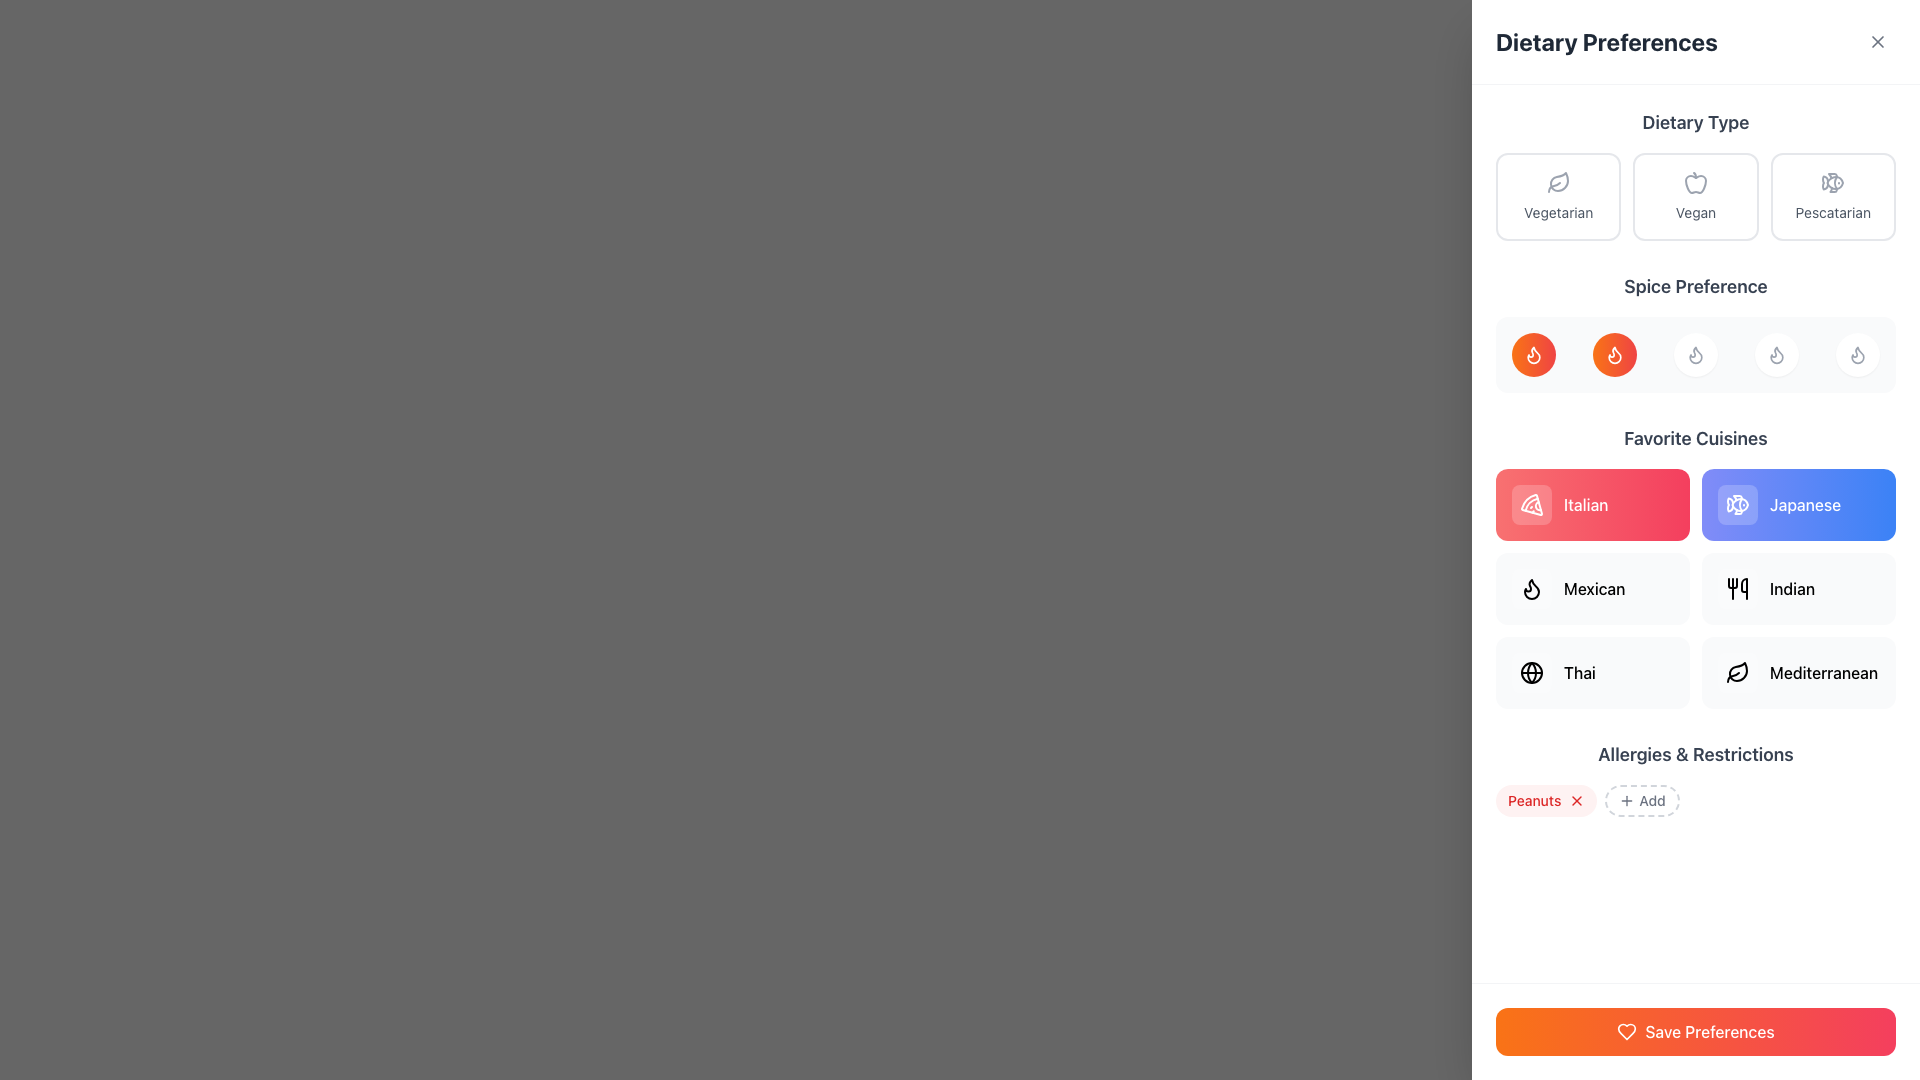 The width and height of the screenshot is (1920, 1080). What do you see at coordinates (1530, 588) in the screenshot?
I see `the flame icon within the 'Mexican' selection block in the 'Favorite Cuisines' section for visual context` at bounding box center [1530, 588].